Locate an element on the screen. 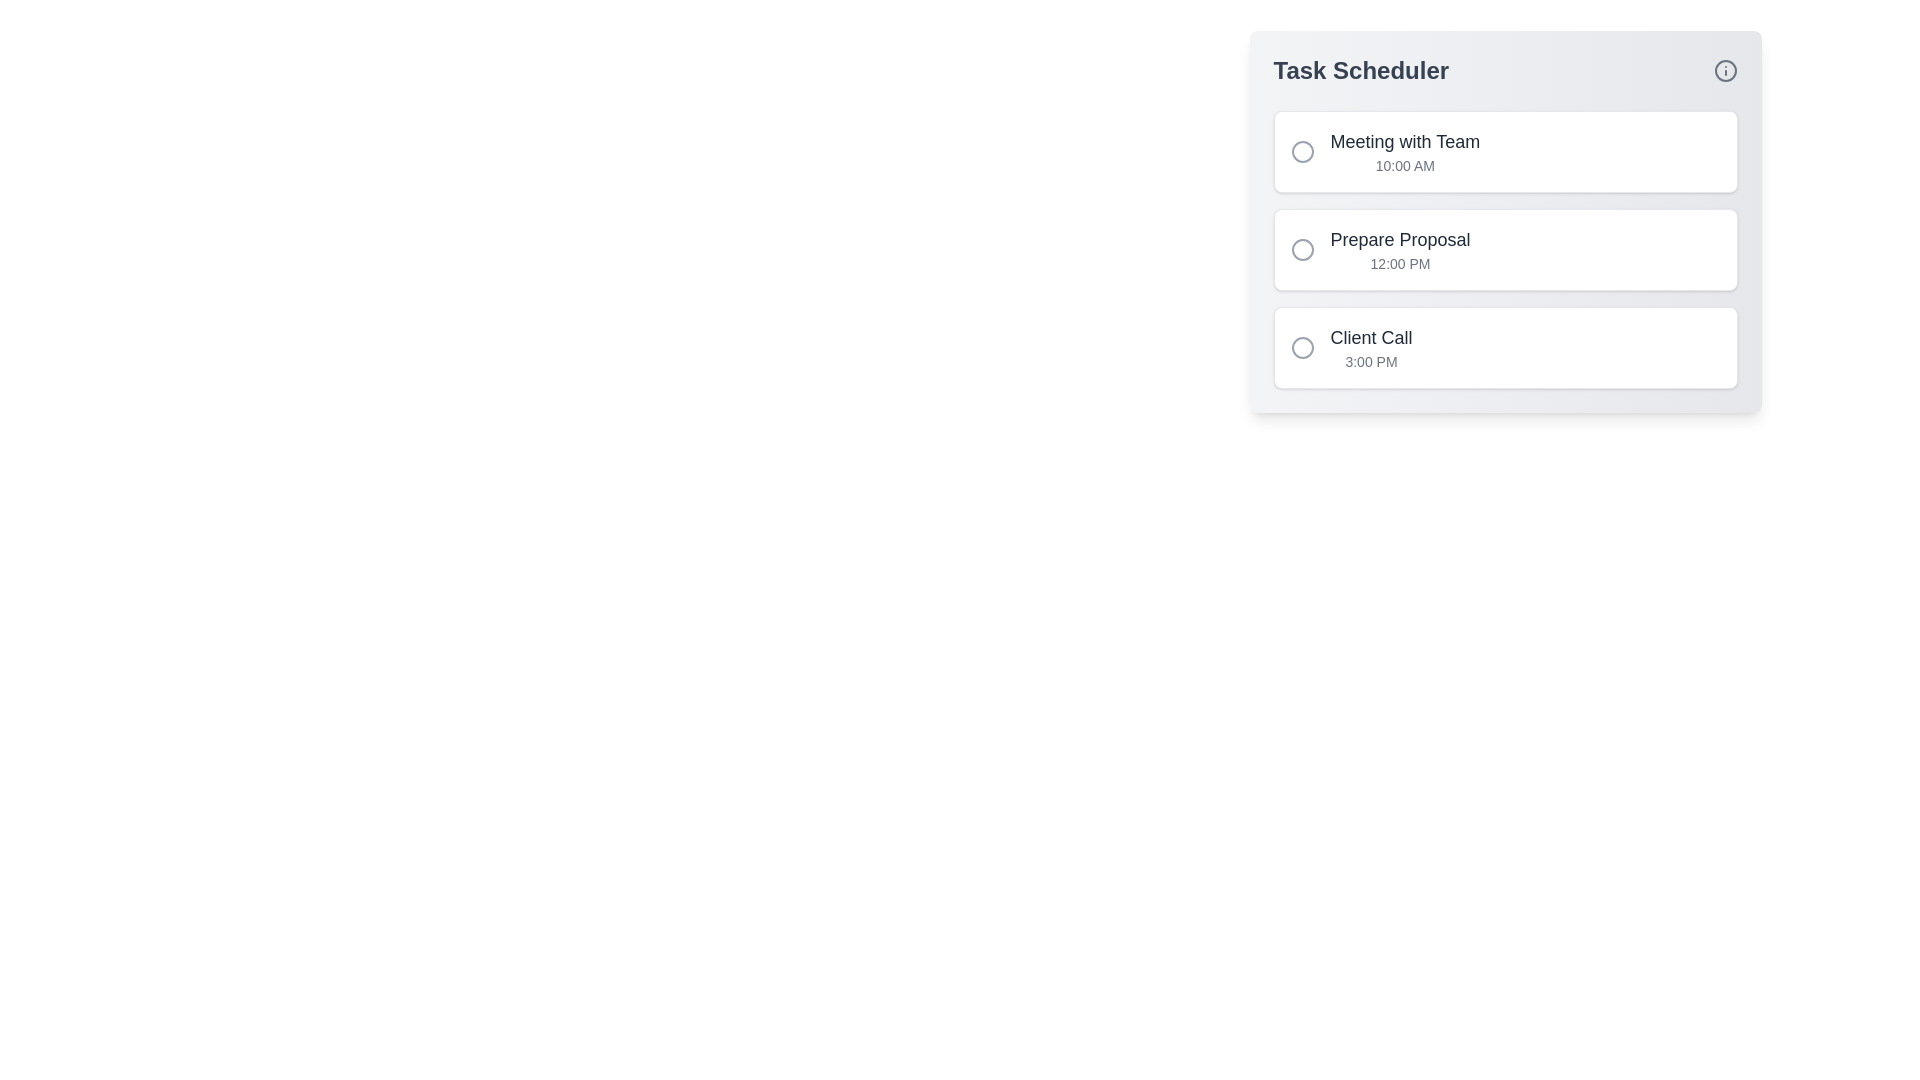 This screenshot has width=1920, height=1080. the task titled 'Client Call' to trigger visual feedback is located at coordinates (1505, 346).